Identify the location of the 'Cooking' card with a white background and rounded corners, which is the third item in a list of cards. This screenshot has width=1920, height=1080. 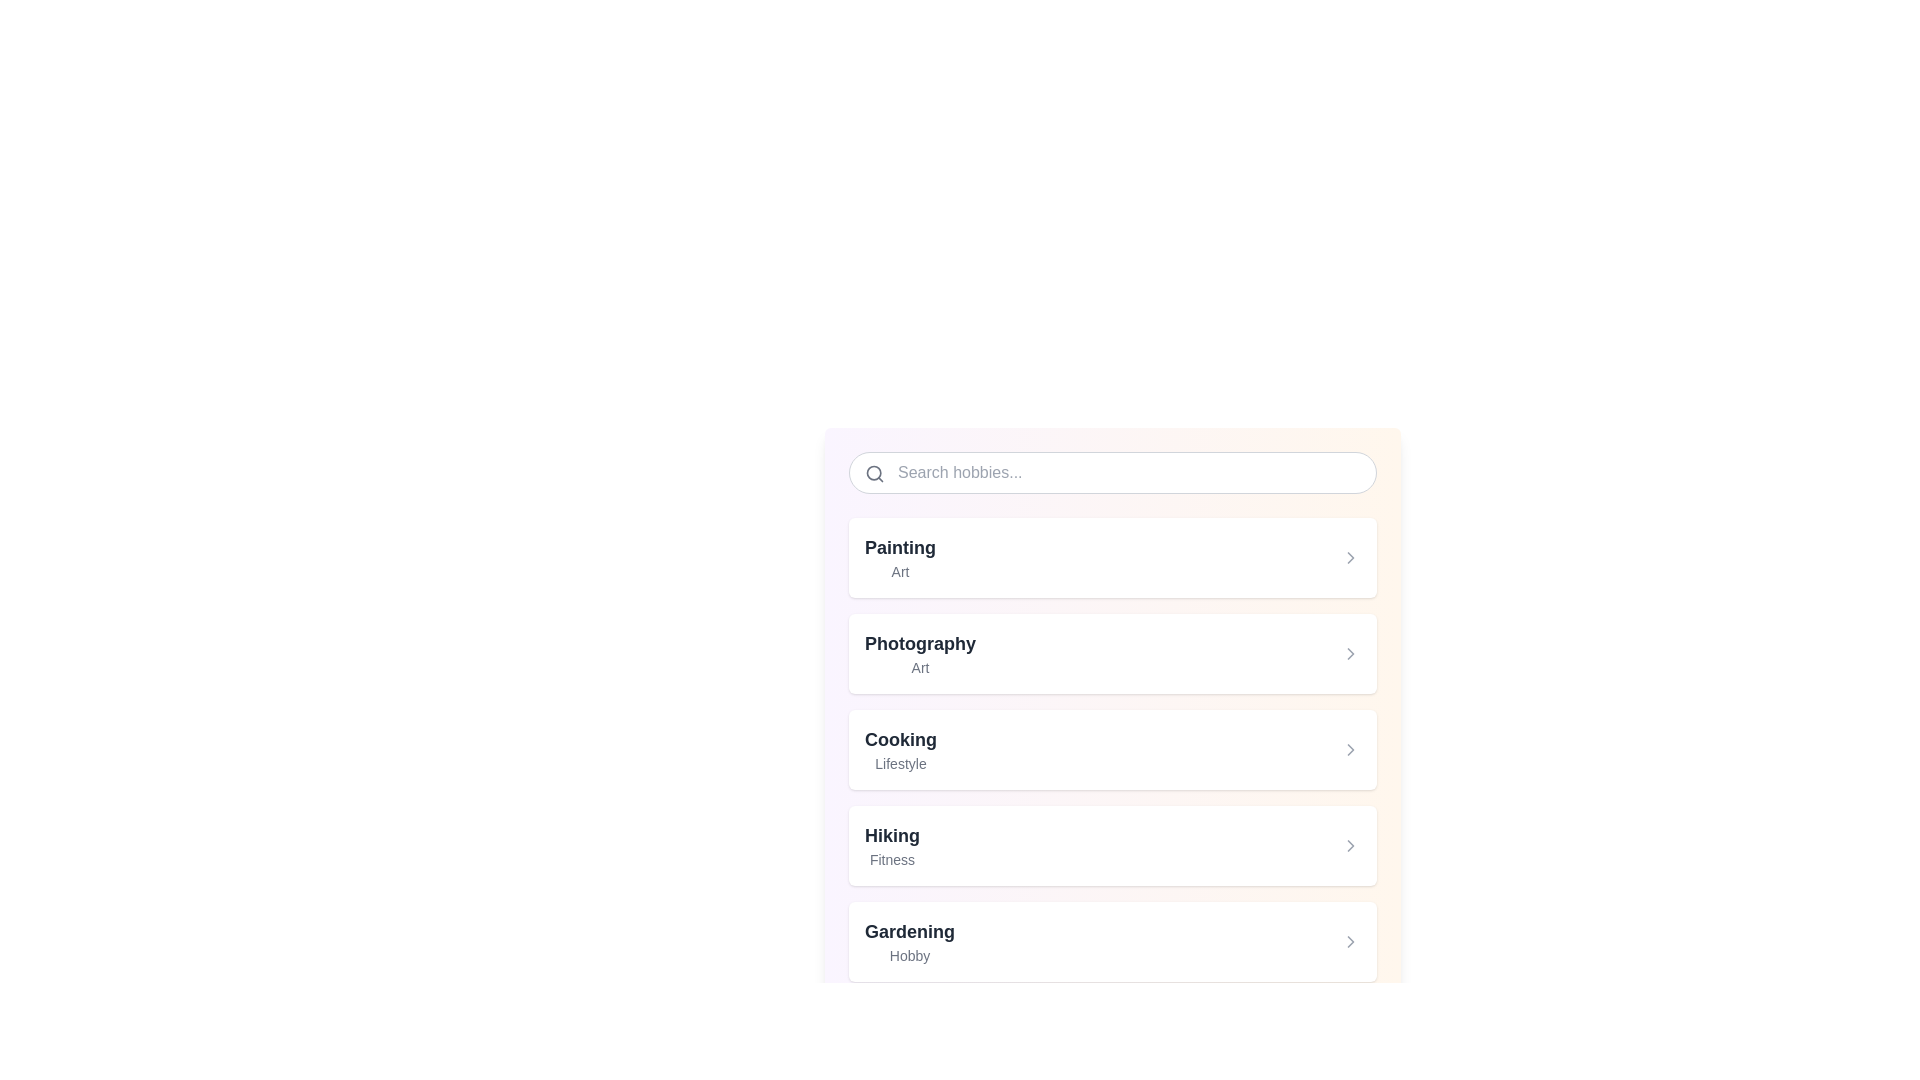
(1112, 749).